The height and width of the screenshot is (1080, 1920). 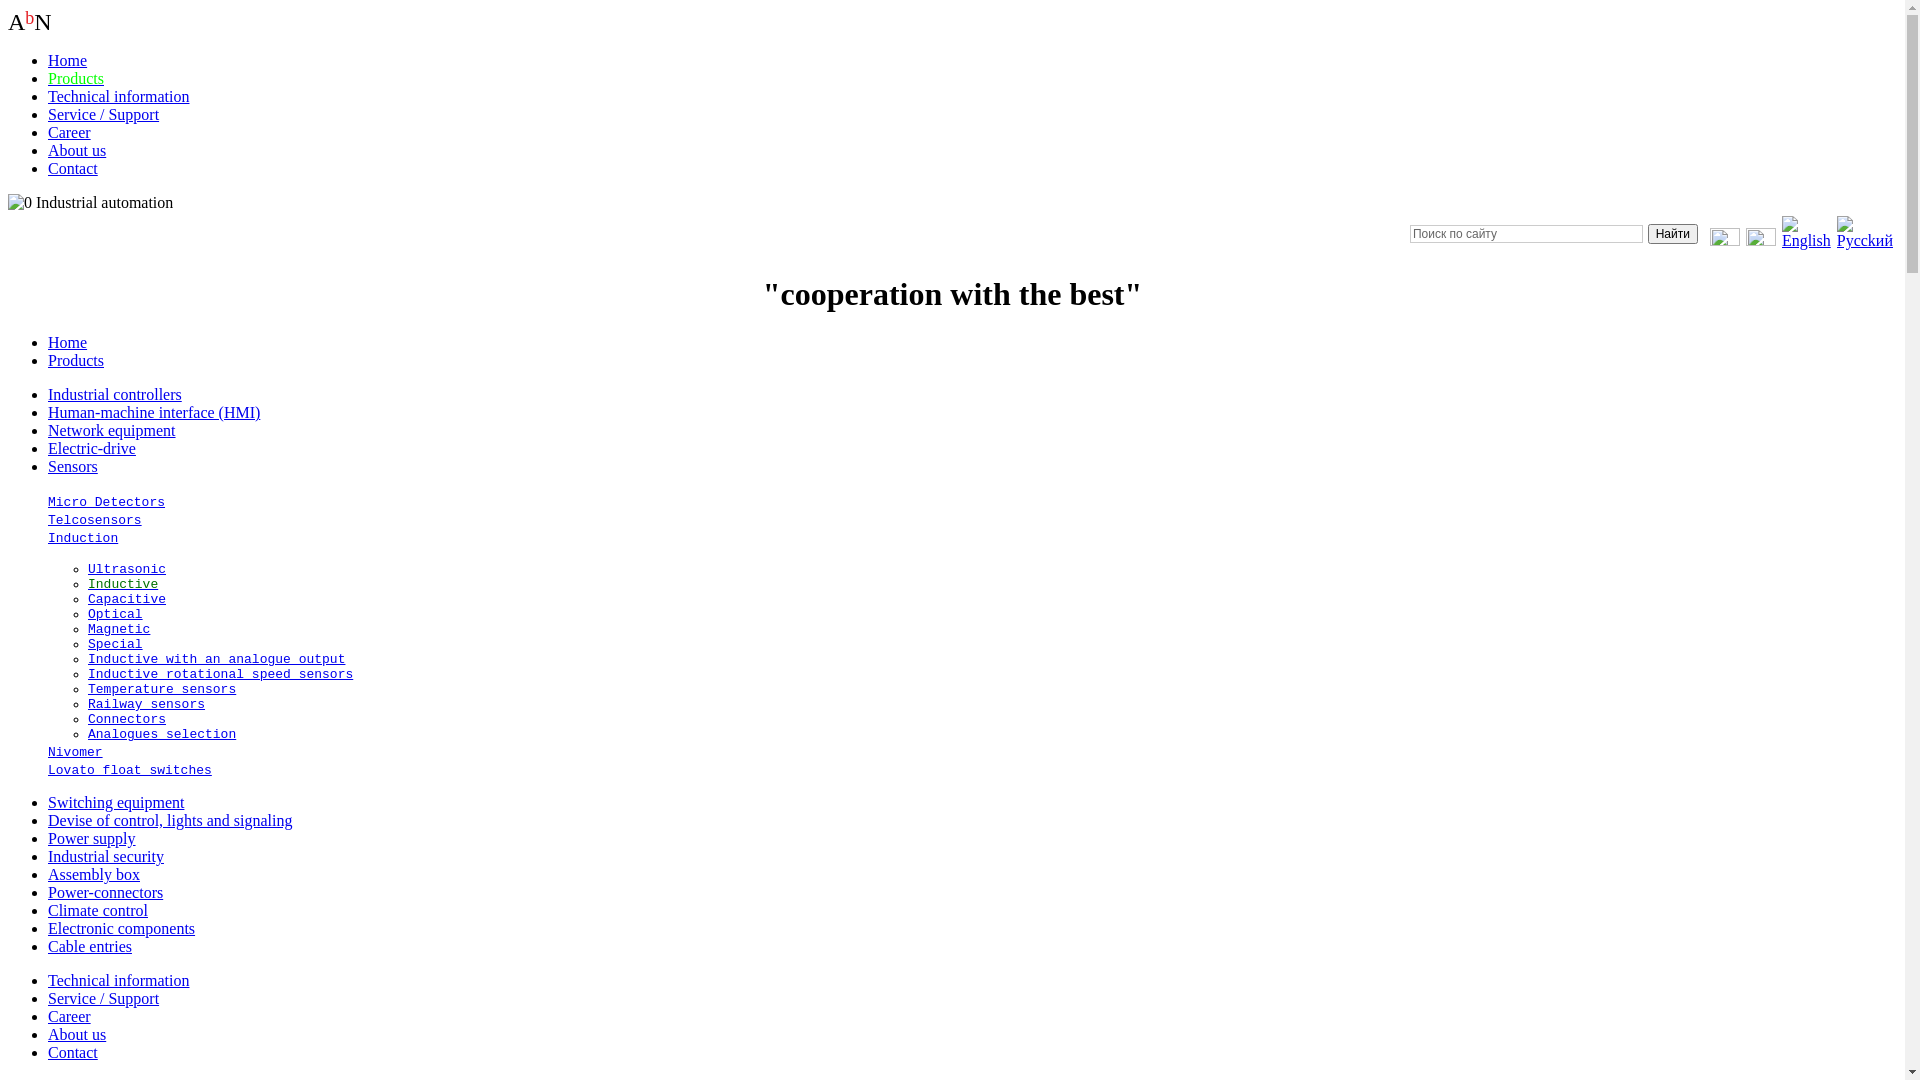 What do you see at coordinates (86, 644) in the screenshot?
I see `'Special'` at bounding box center [86, 644].